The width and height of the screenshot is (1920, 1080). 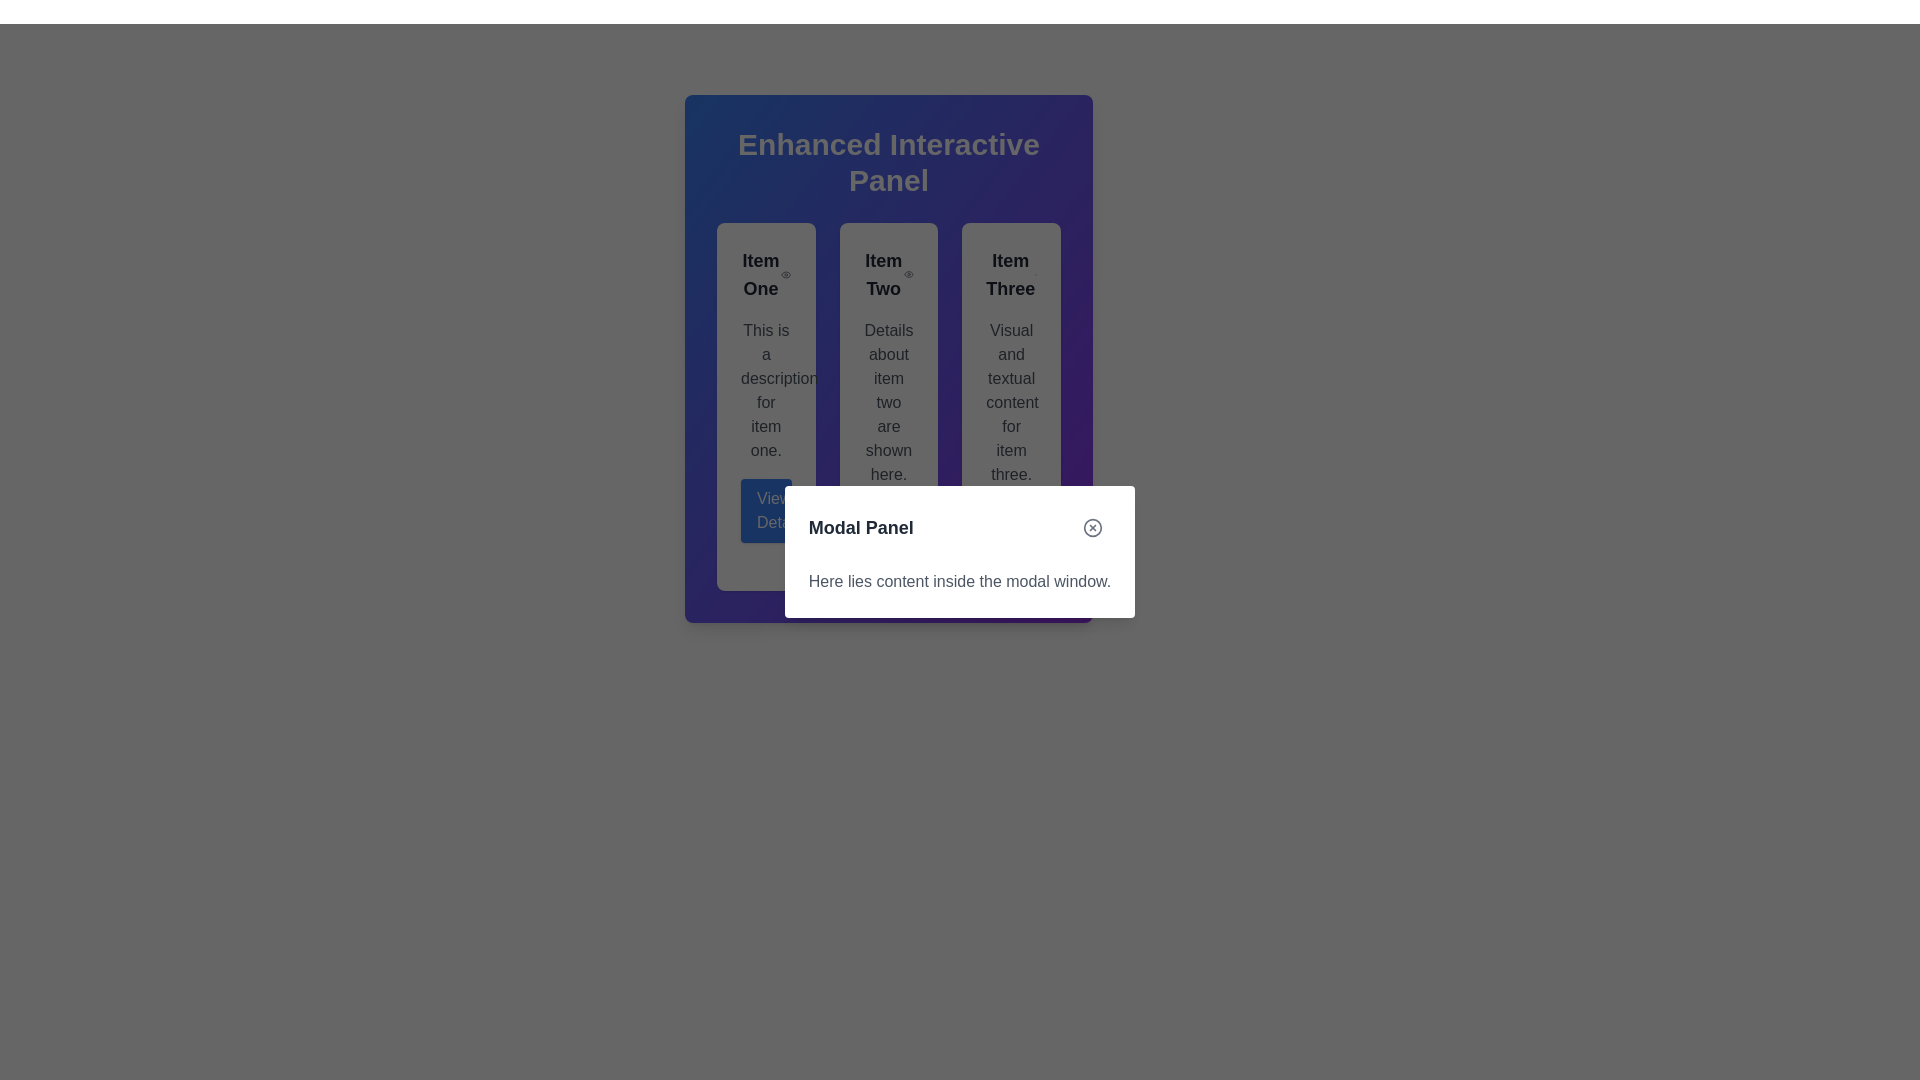 I want to click on the static text block that reads 'This is a description for item one.' which is positioned below the title 'Item One' and above the 'View Details' button, so click(x=765, y=390).